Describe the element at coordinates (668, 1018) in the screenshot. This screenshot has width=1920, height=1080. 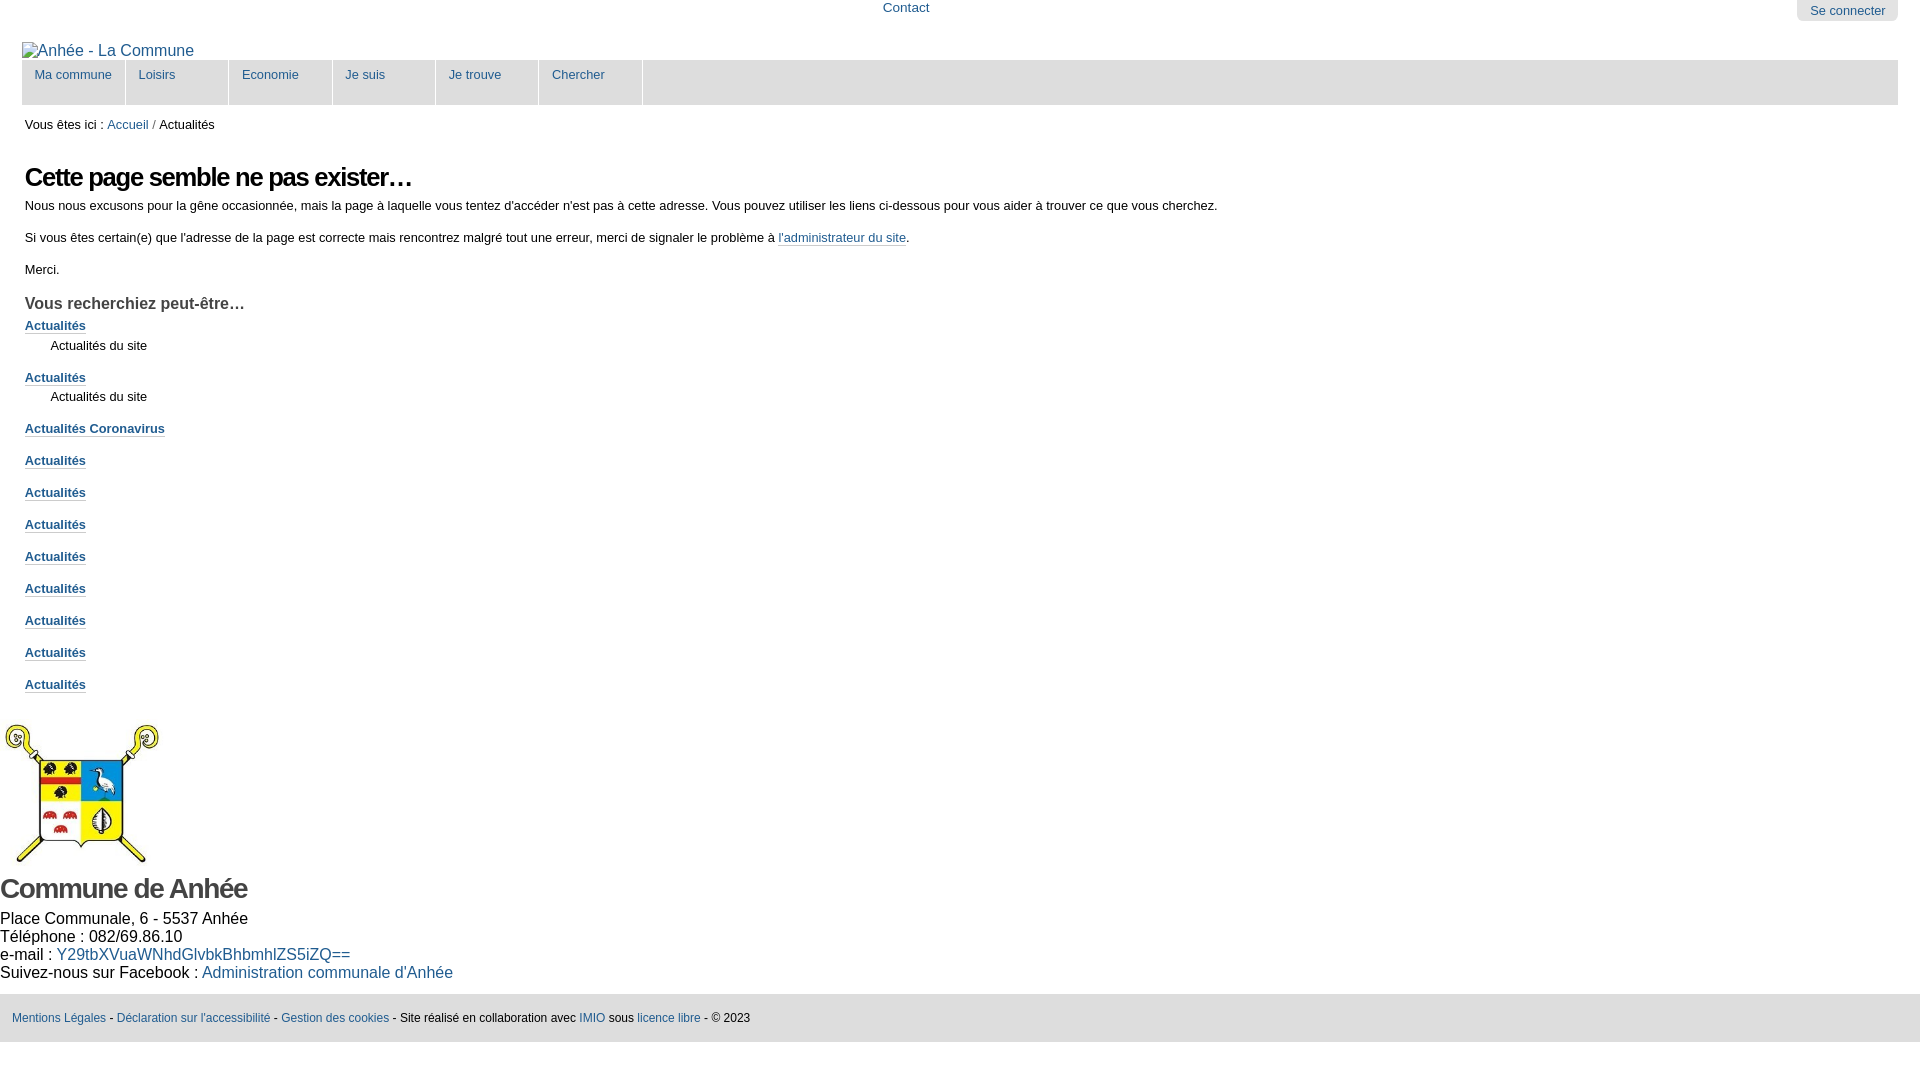
I see `'licence libre'` at that location.